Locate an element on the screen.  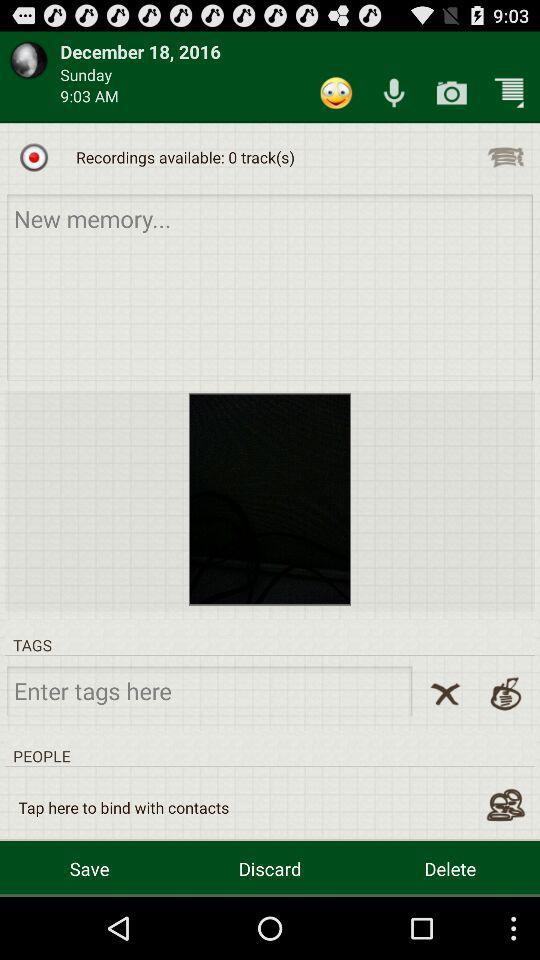
tag is located at coordinates (208, 690).